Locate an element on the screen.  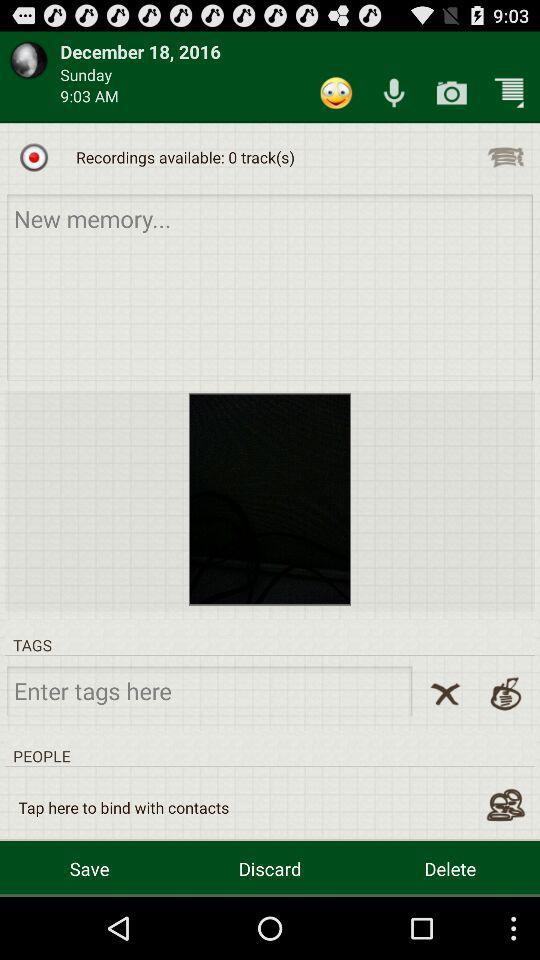
tag is located at coordinates (208, 690).